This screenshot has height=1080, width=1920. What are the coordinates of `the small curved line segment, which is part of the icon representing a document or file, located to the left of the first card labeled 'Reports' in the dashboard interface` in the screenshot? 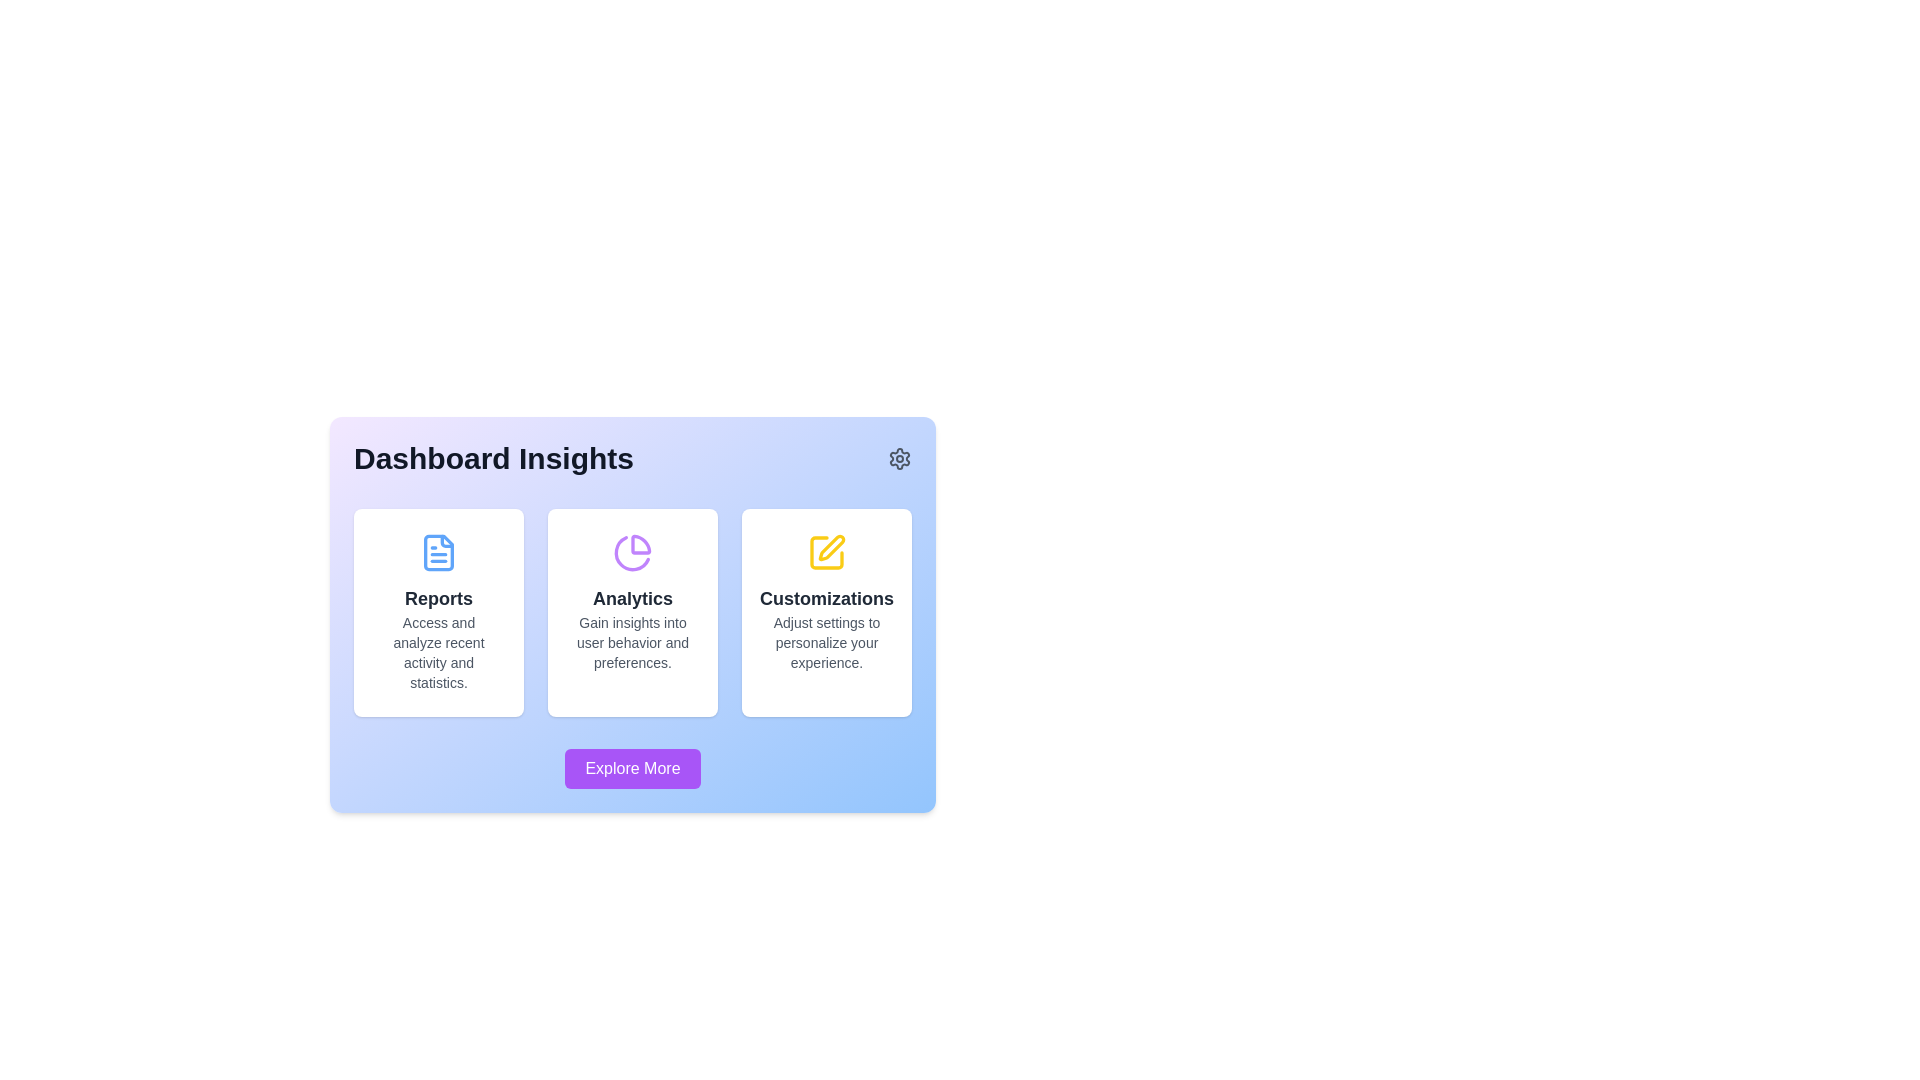 It's located at (446, 541).